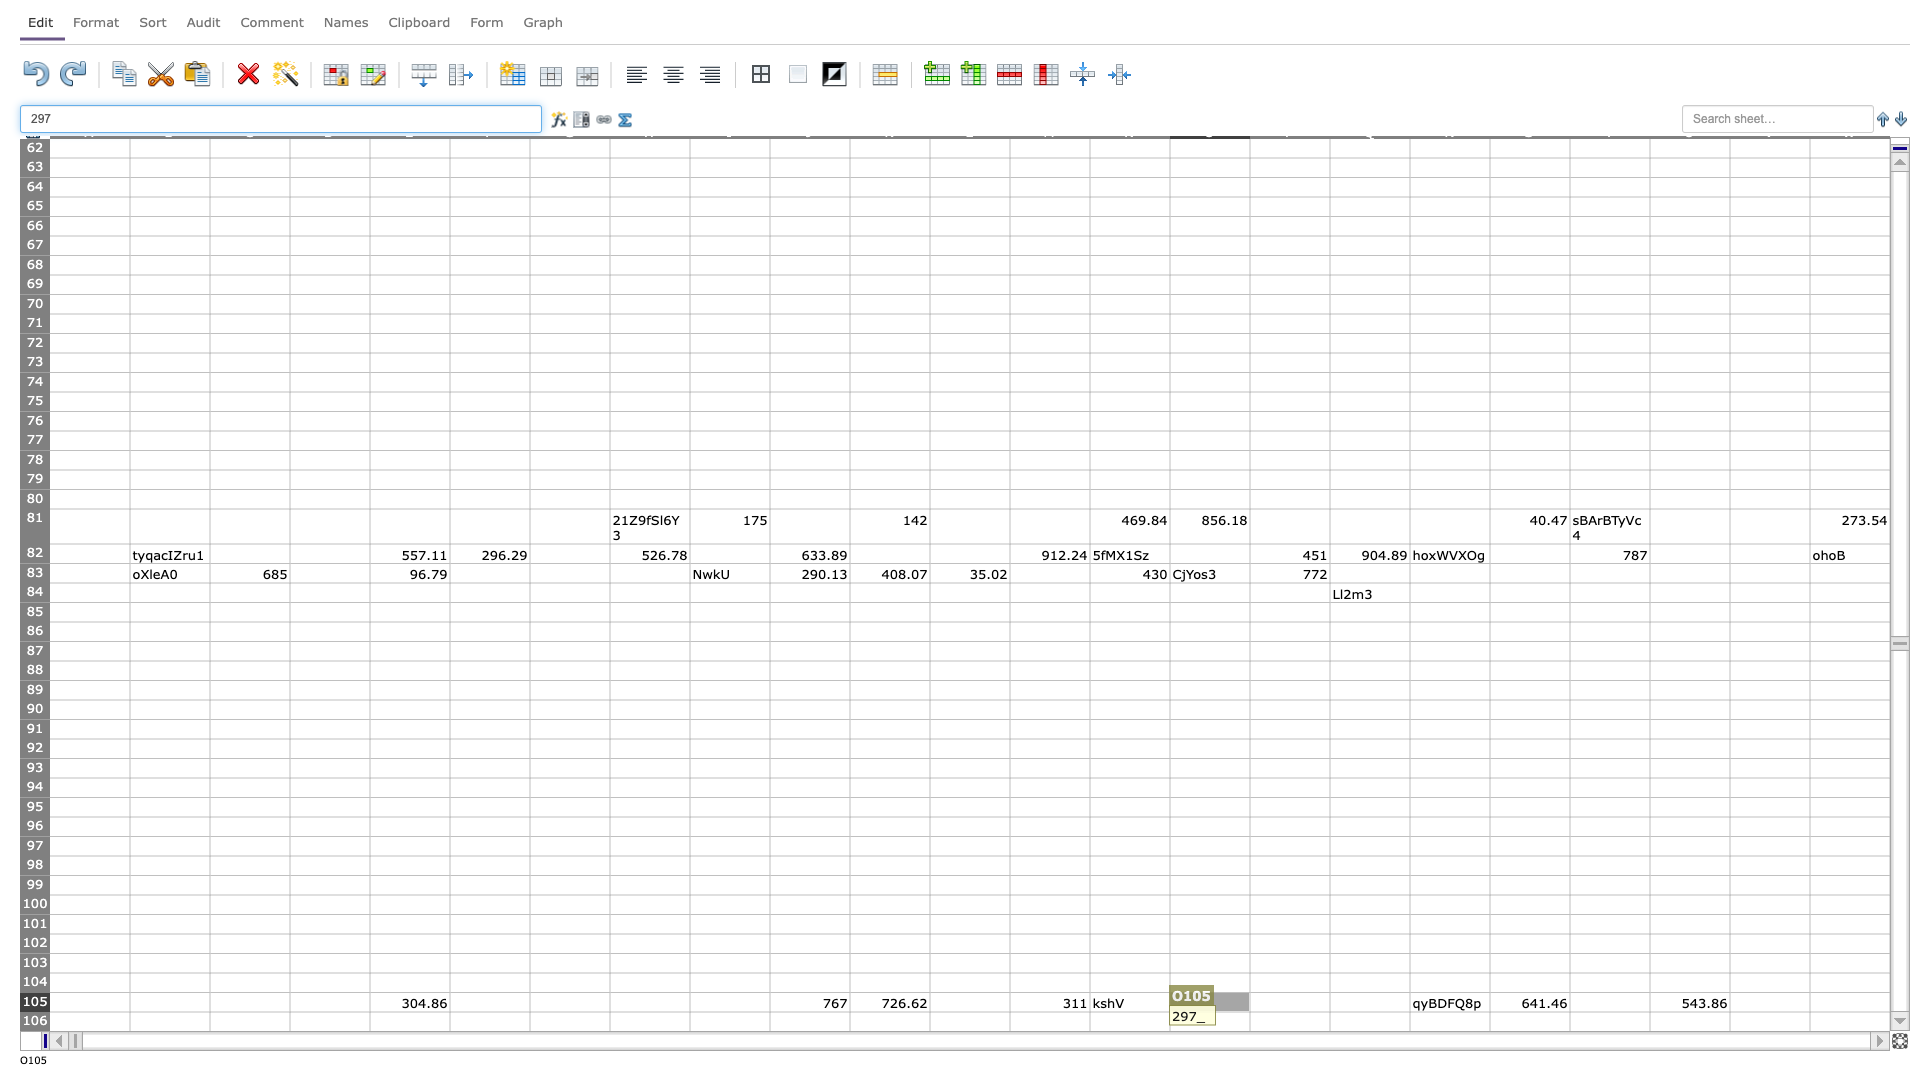 This screenshot has height=1080, width=1920. I want to click on Right border of cell Q-106, so click(1409, 1021).